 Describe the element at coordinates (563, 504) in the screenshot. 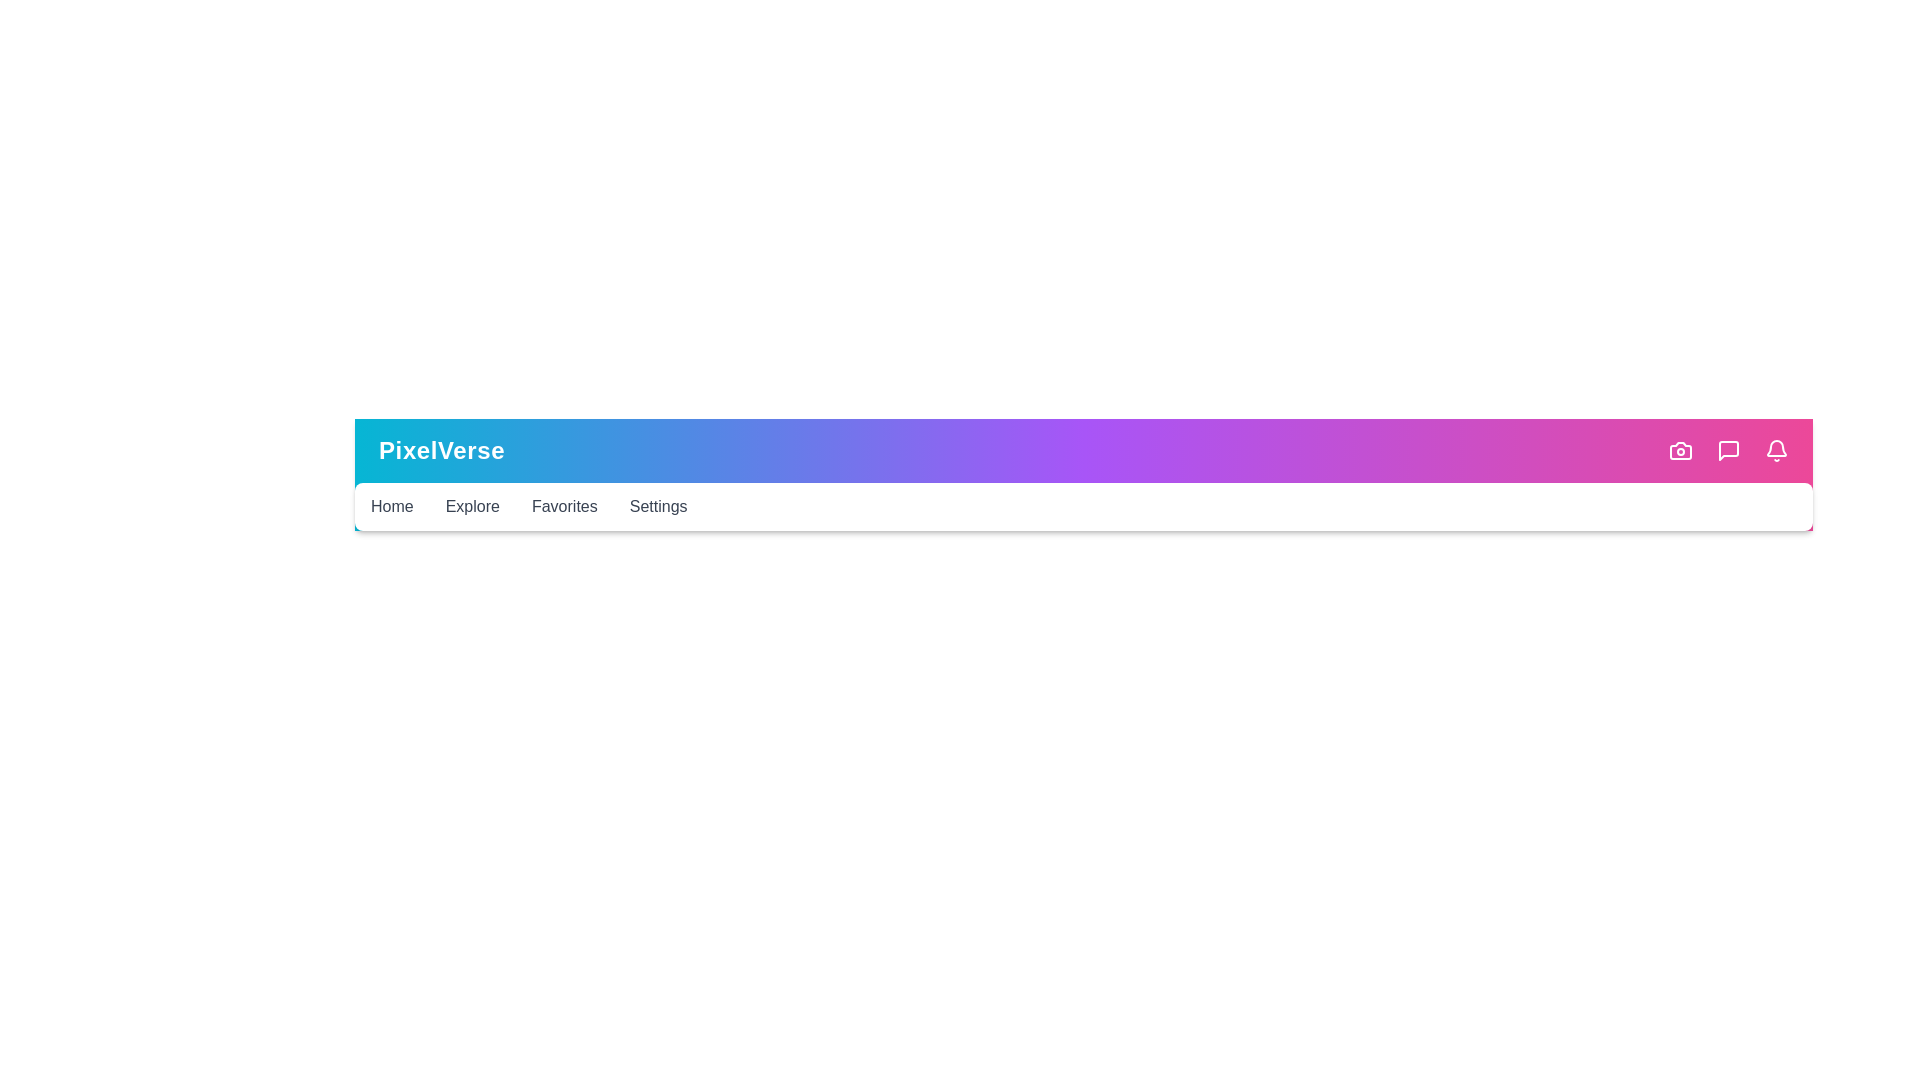

I see `the navigation menu item Favorites to reveal its submenu` at that location.